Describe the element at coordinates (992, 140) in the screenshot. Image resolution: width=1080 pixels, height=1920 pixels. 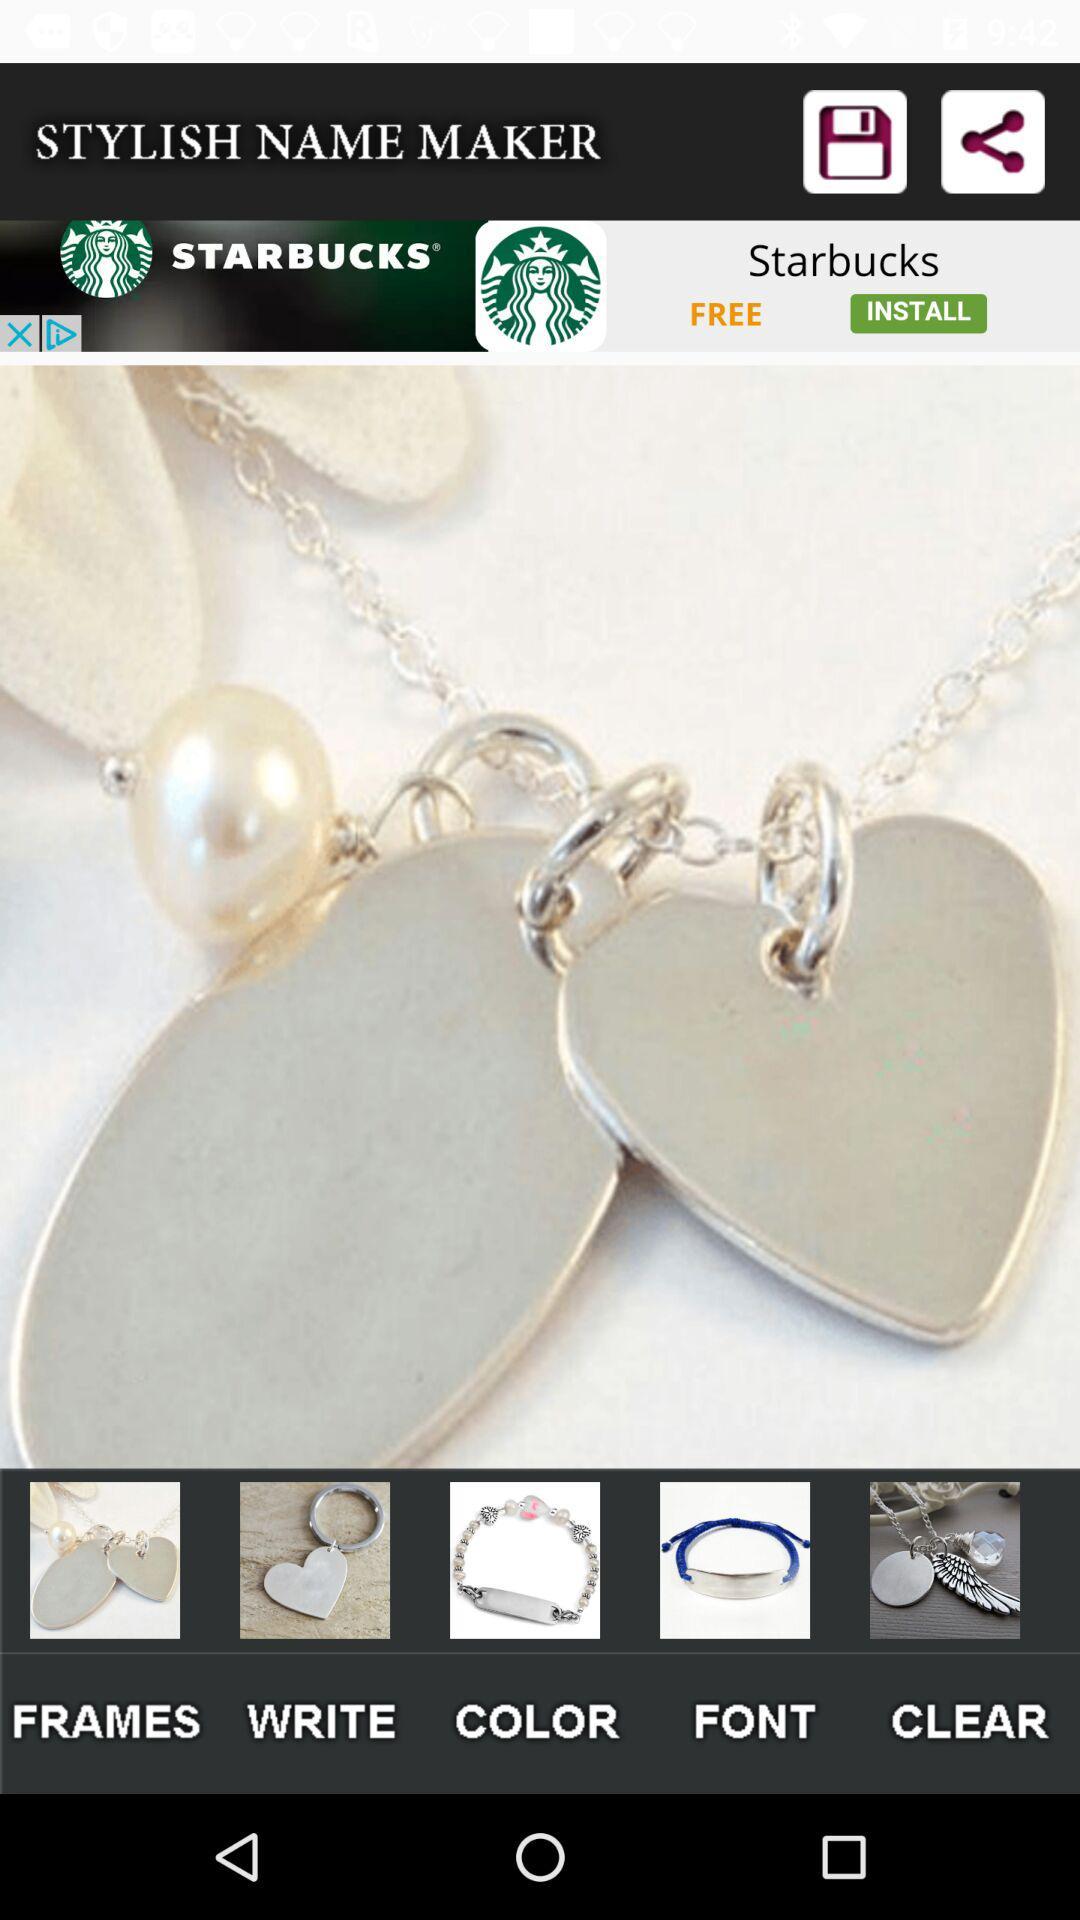
I see `share the product` at that location.